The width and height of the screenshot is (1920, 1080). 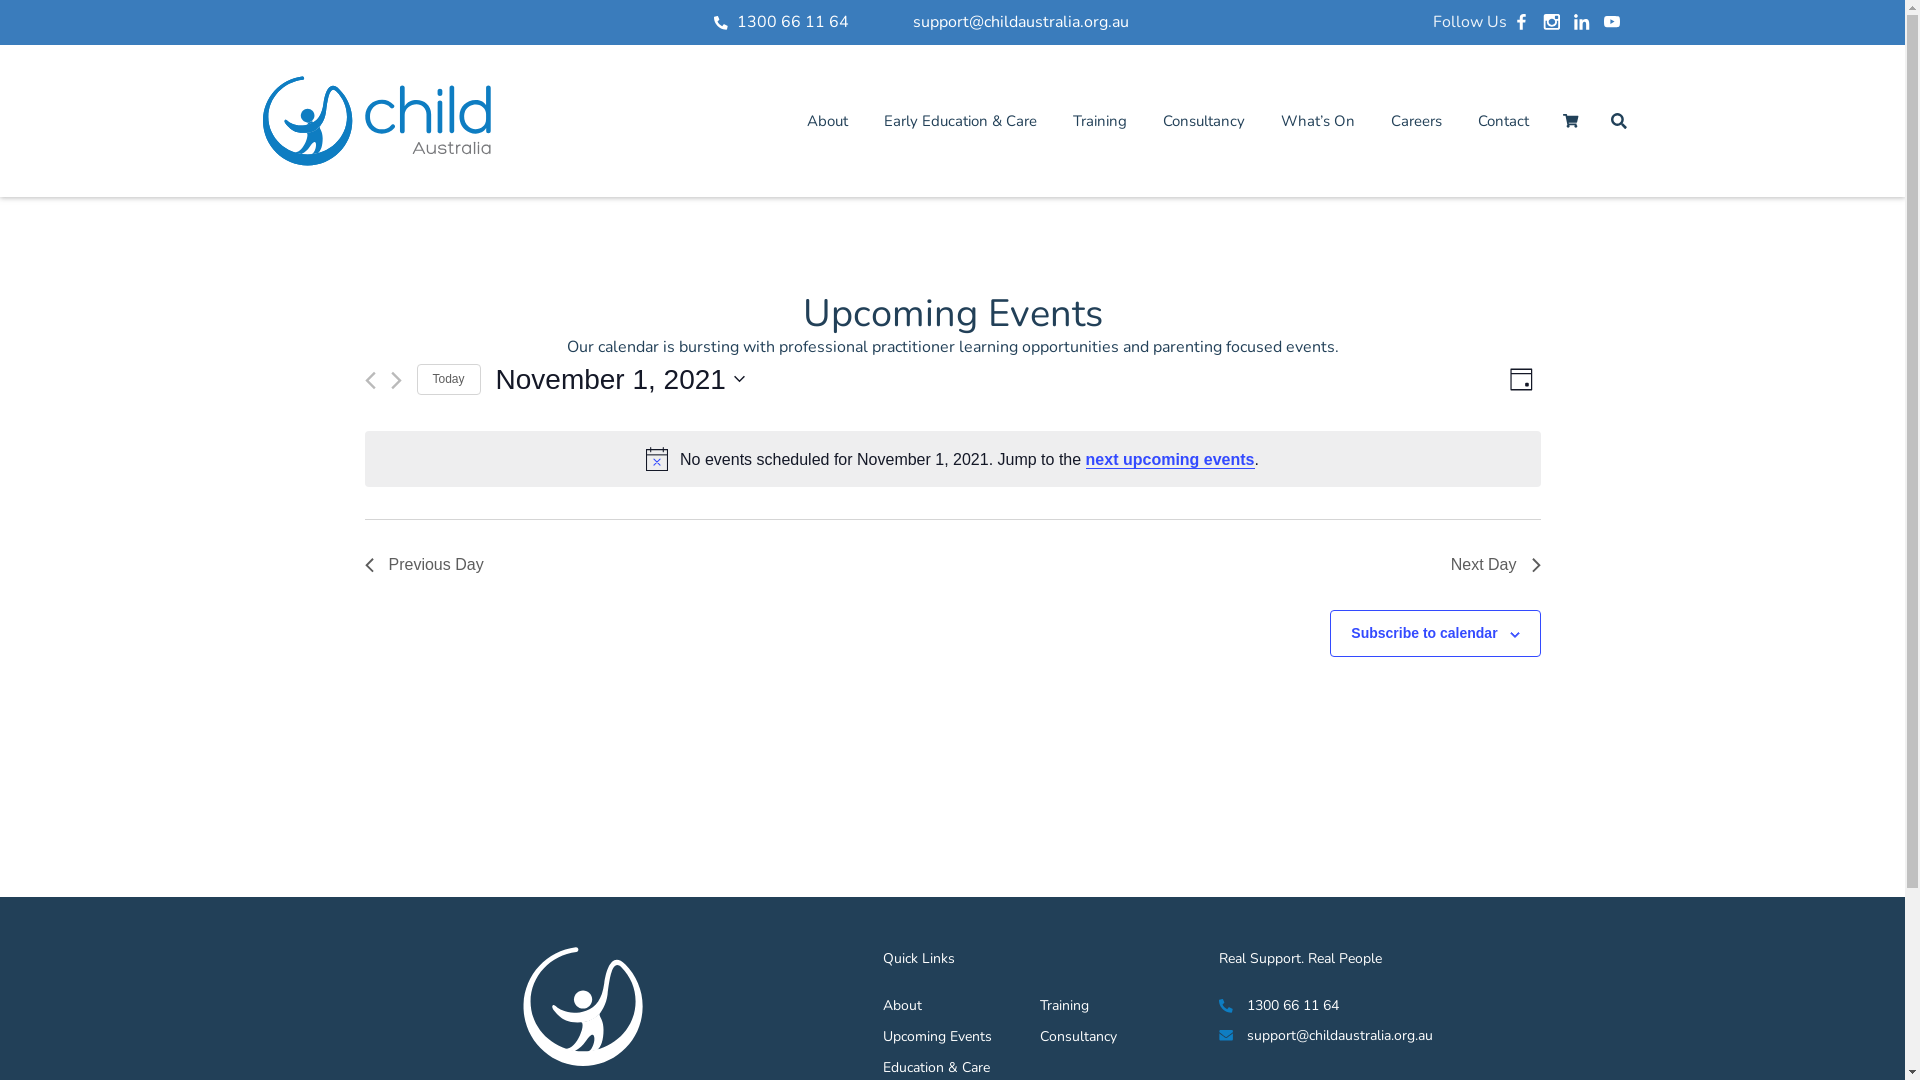 I want to click on 'Education & Care', so click(x=882, y=1066).